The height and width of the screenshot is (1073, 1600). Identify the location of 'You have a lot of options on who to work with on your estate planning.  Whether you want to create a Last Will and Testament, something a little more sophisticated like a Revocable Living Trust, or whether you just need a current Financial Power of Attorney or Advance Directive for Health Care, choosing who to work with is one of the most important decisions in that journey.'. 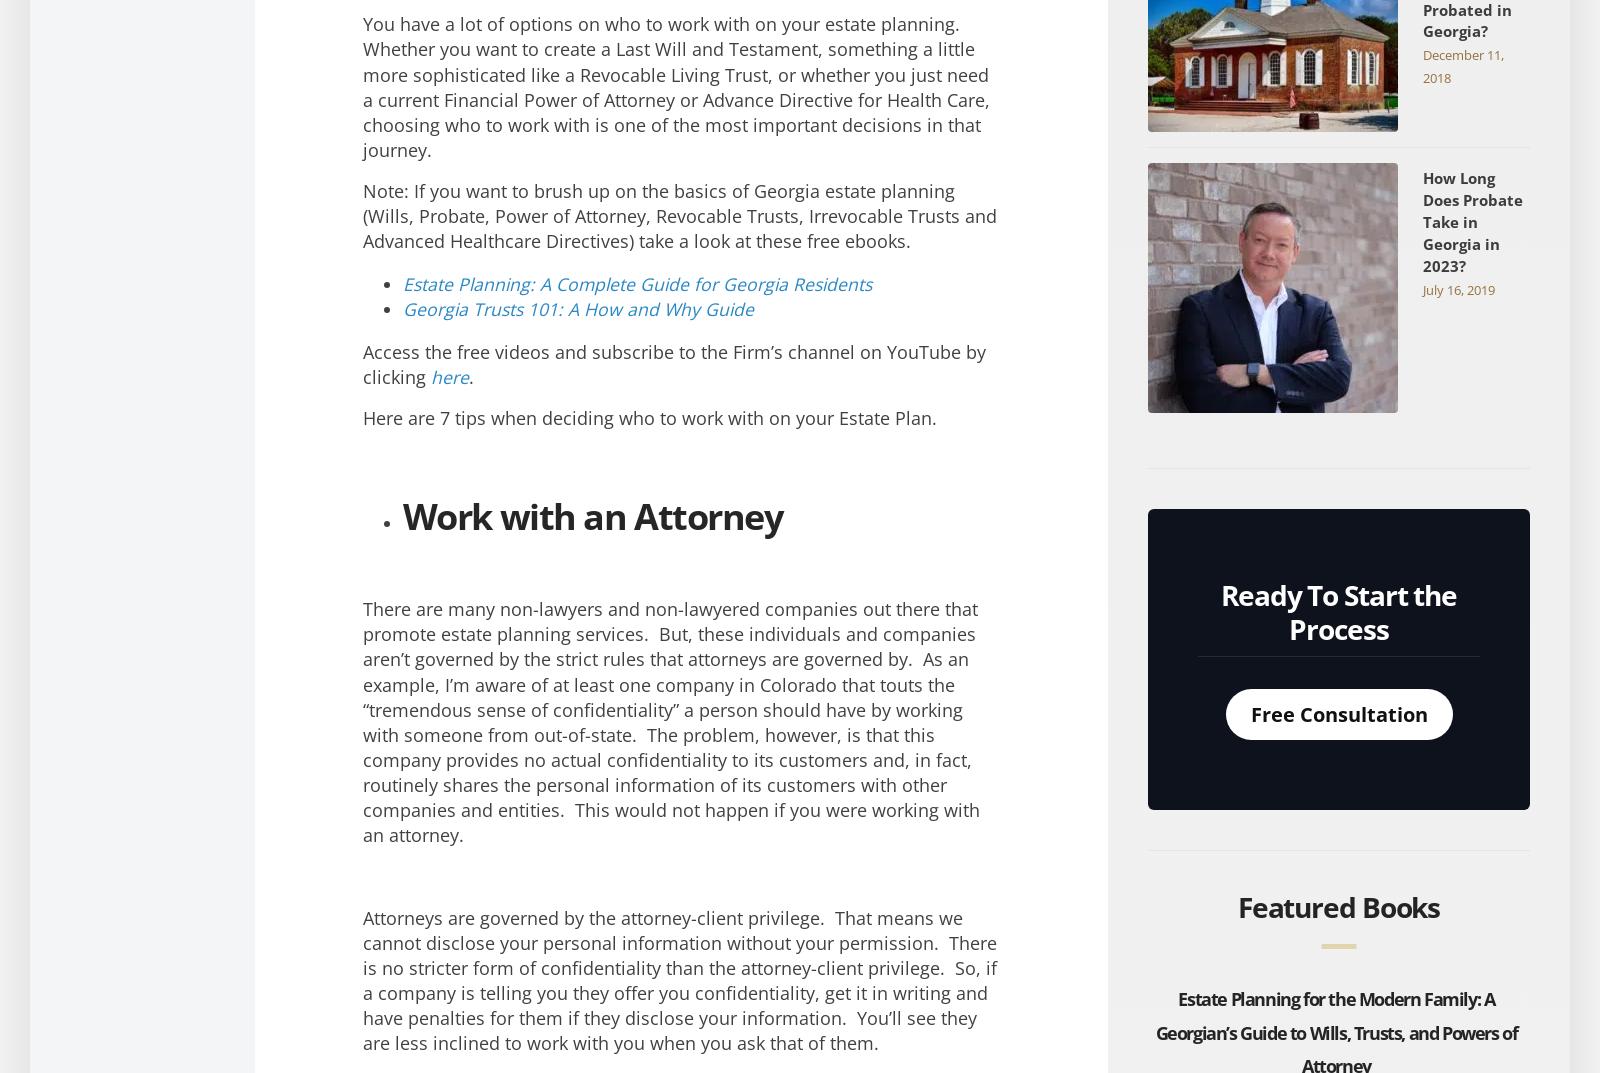
(675, 86).